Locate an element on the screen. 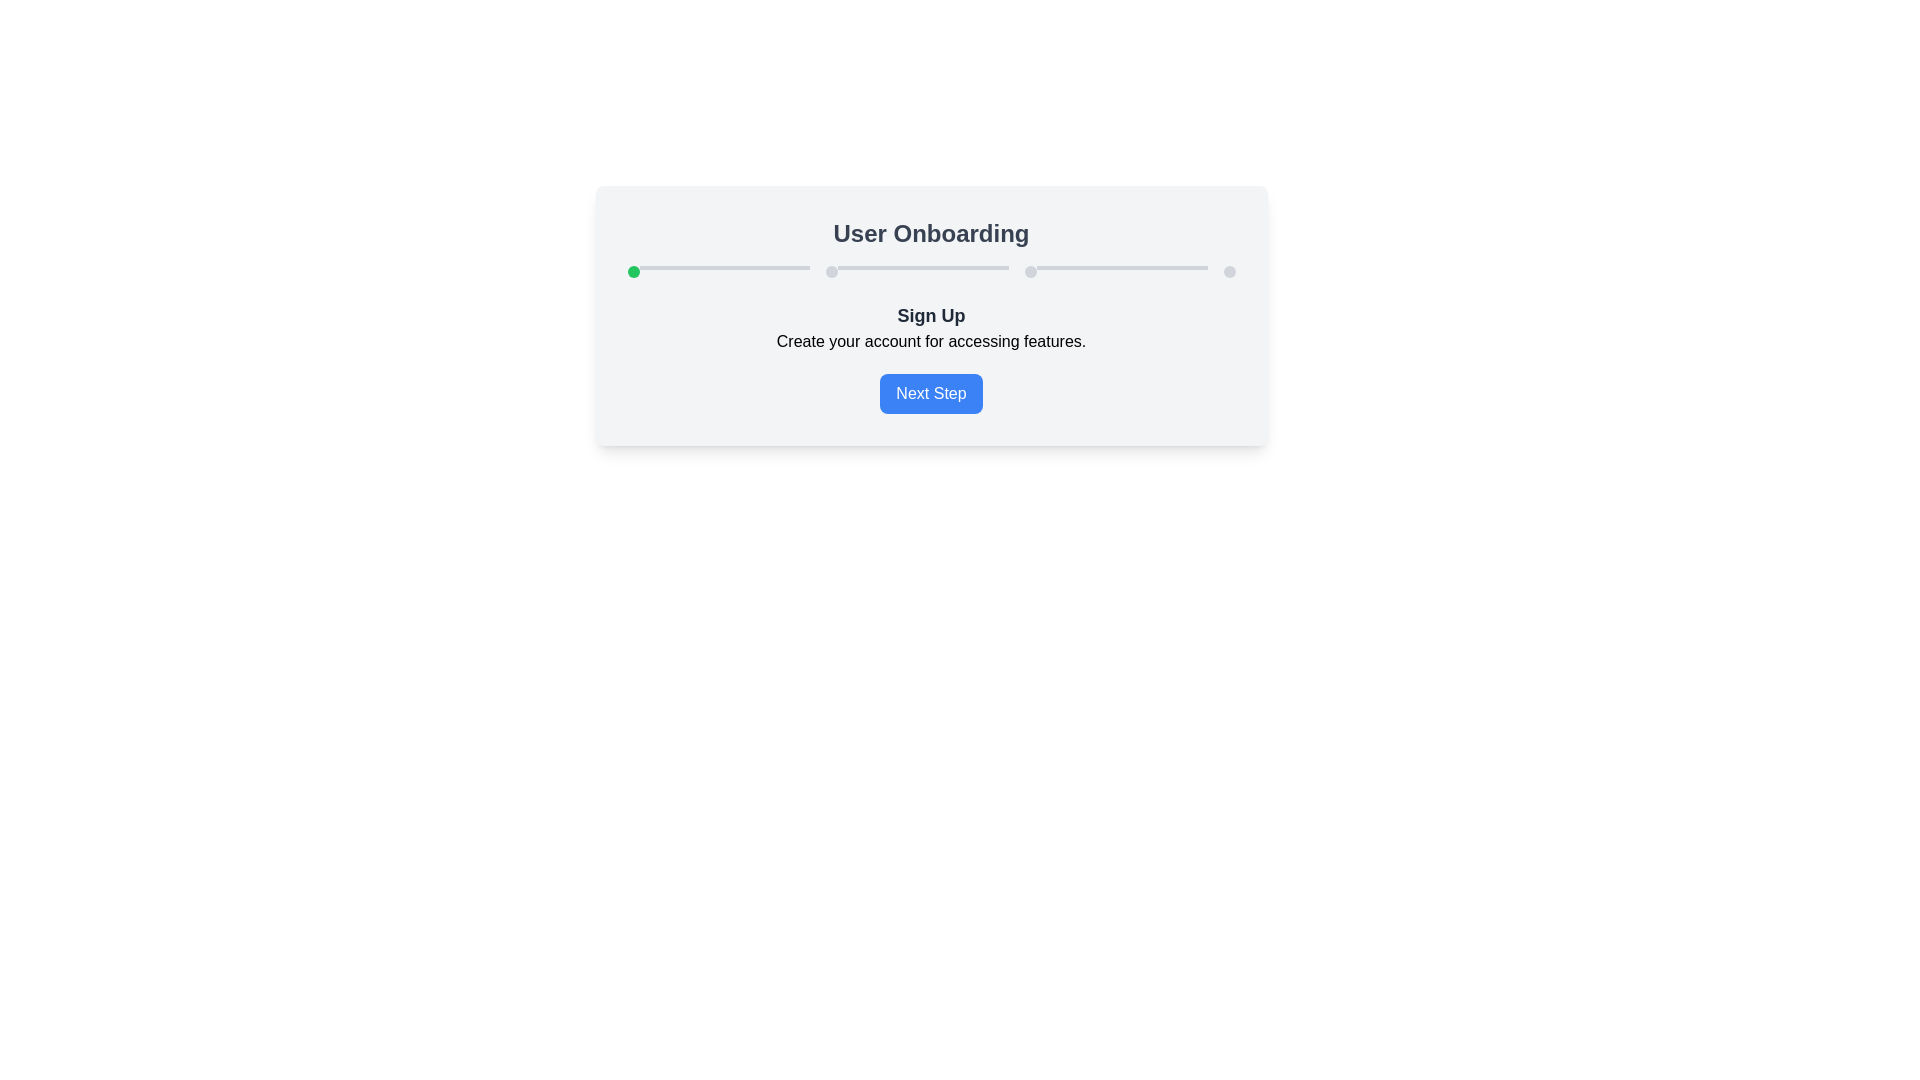 The image size is (1920, 1080). the first circular status indicator, which is green and represents the active step in a multi-step process is located at coordinates (632, 272).